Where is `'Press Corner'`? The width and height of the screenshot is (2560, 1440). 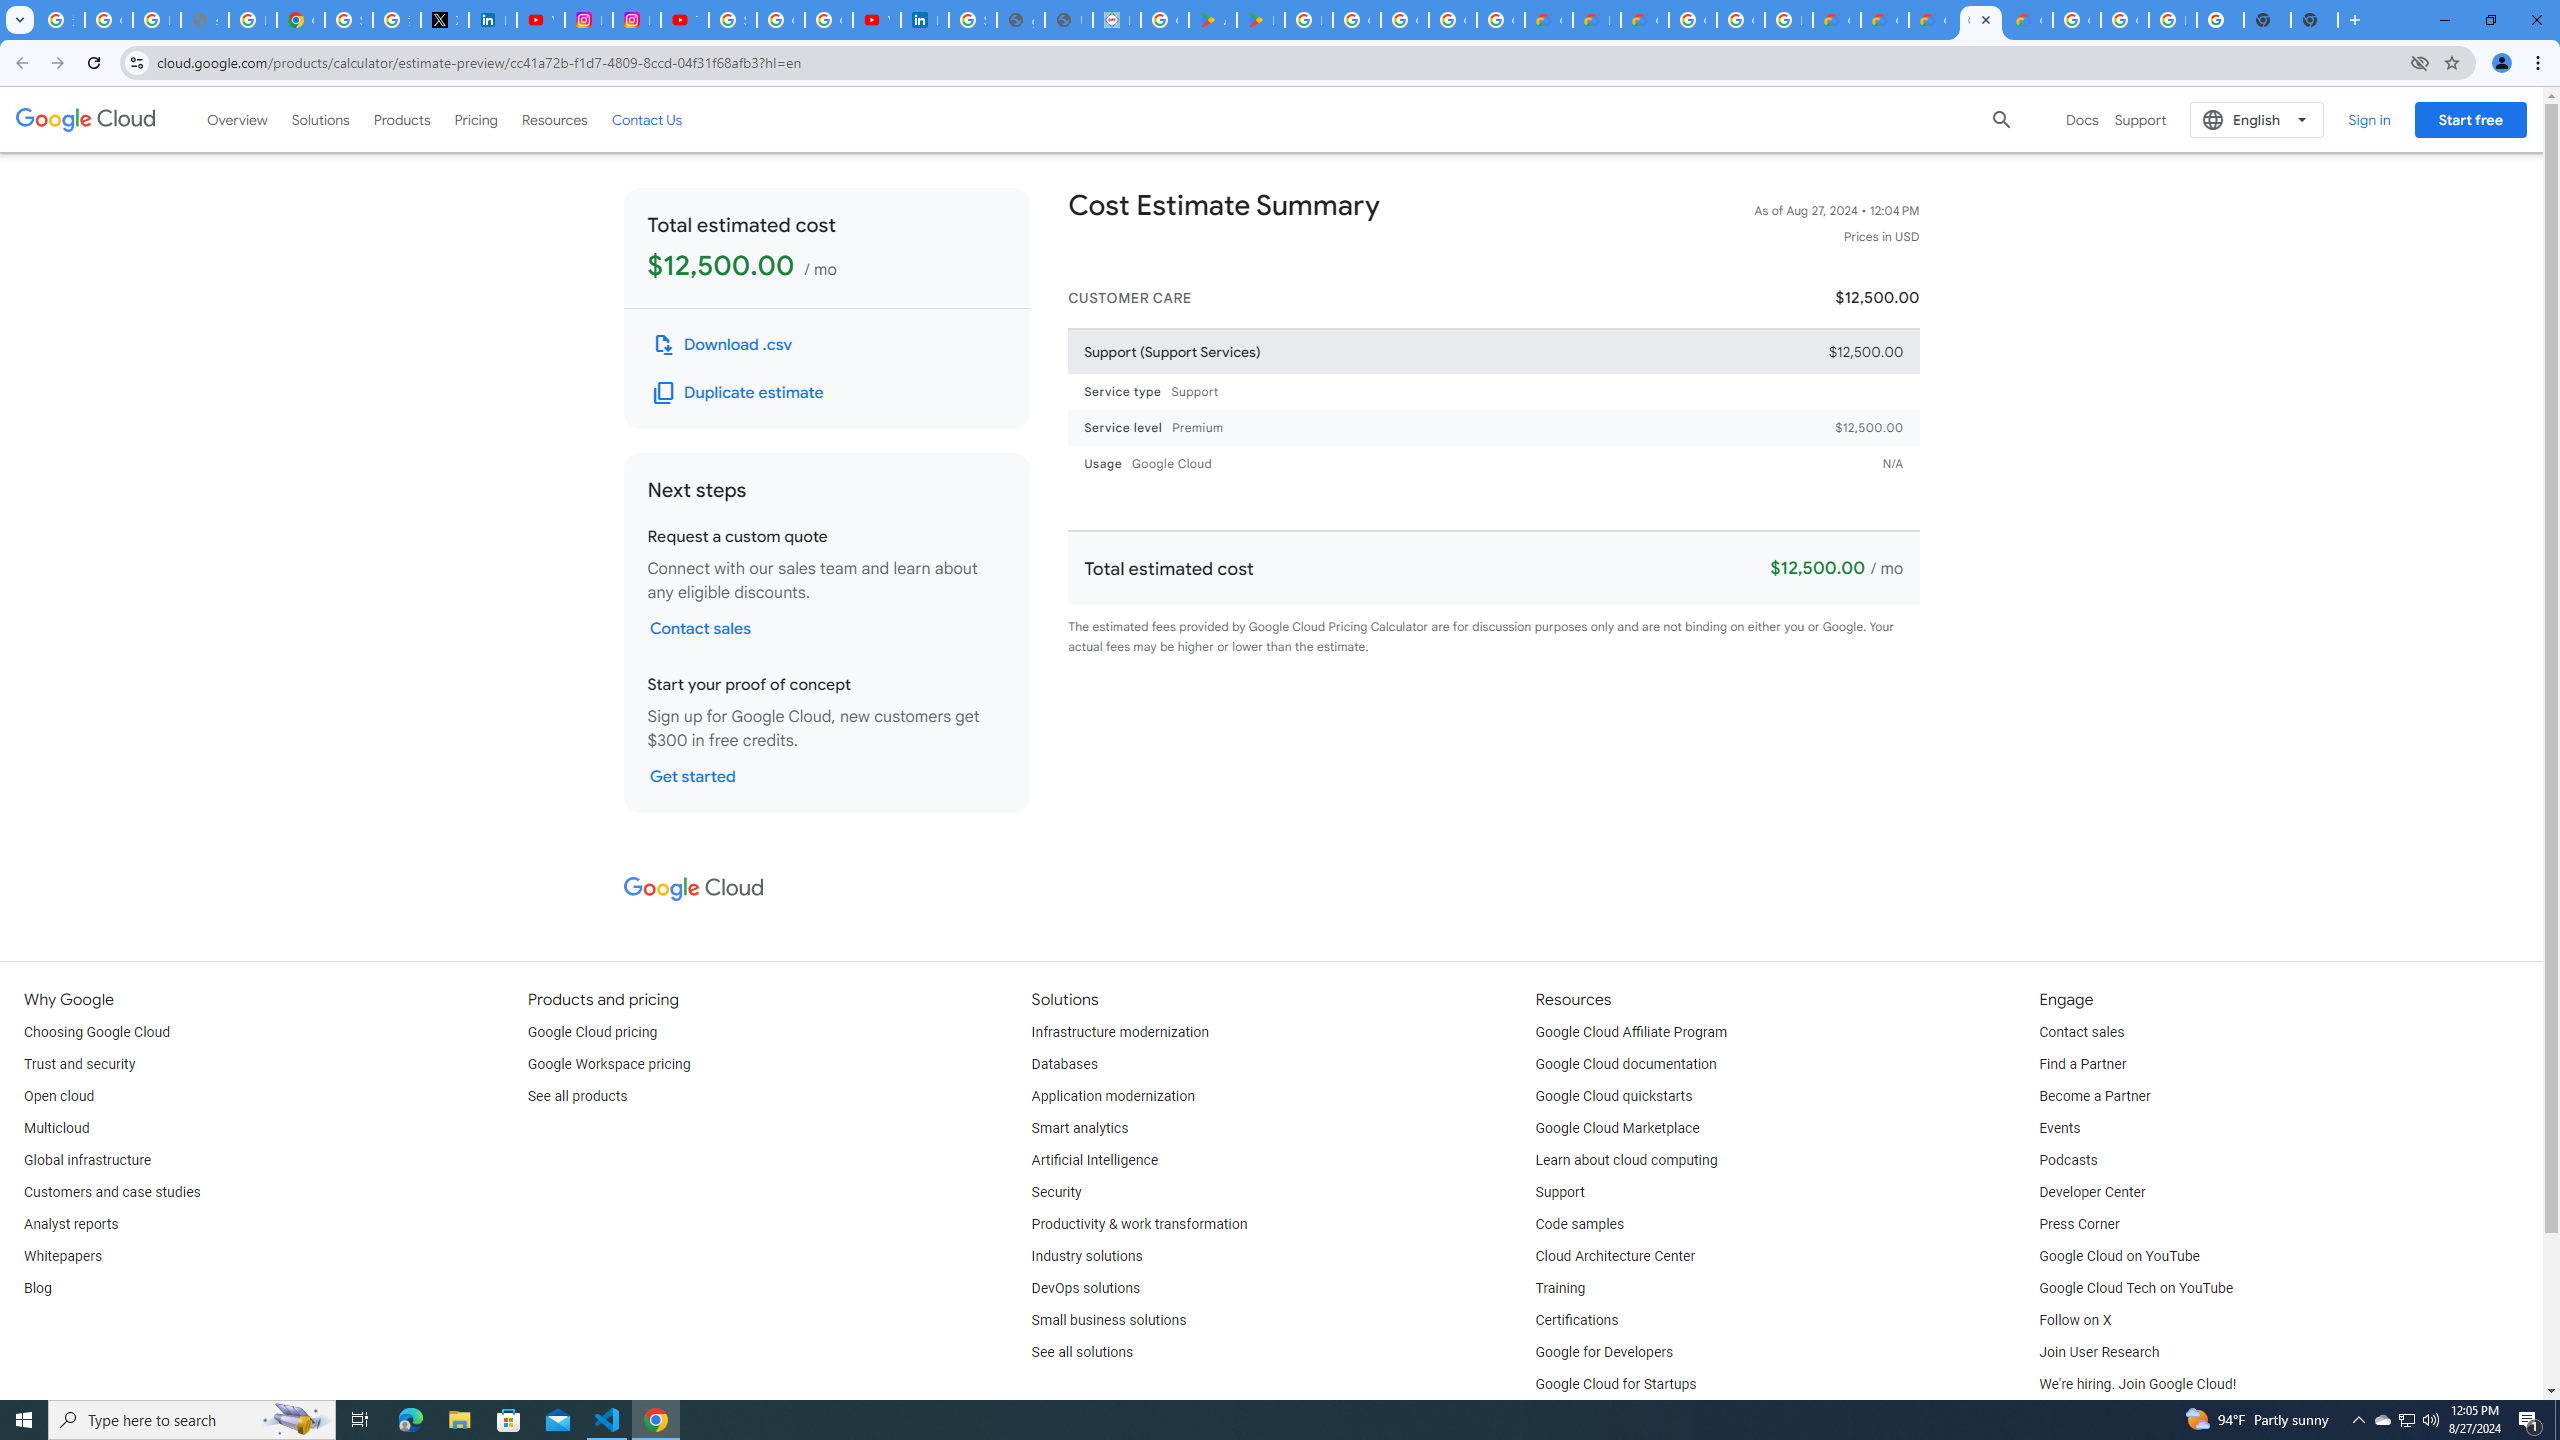 'Press Corner' is located at coordinates (2078, 1225).